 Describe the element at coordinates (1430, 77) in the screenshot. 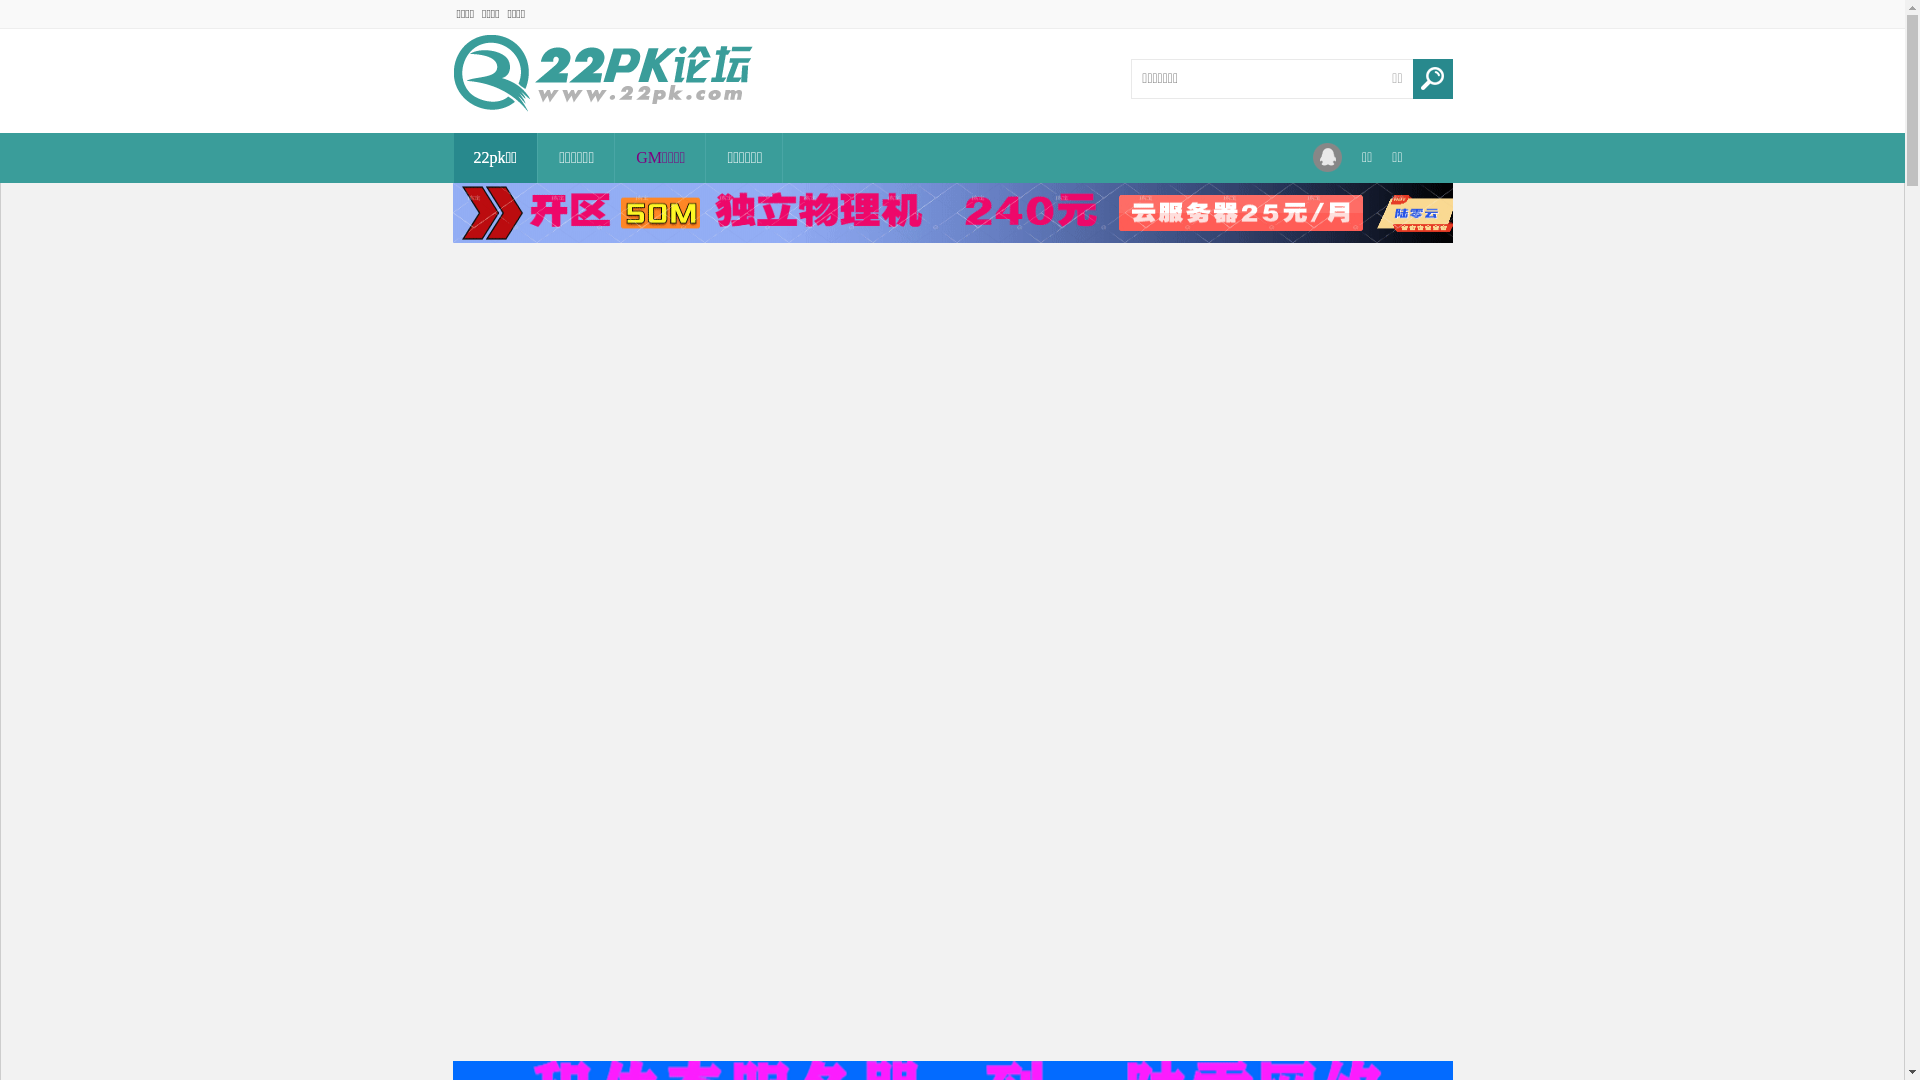

I see `'true'` at that location.